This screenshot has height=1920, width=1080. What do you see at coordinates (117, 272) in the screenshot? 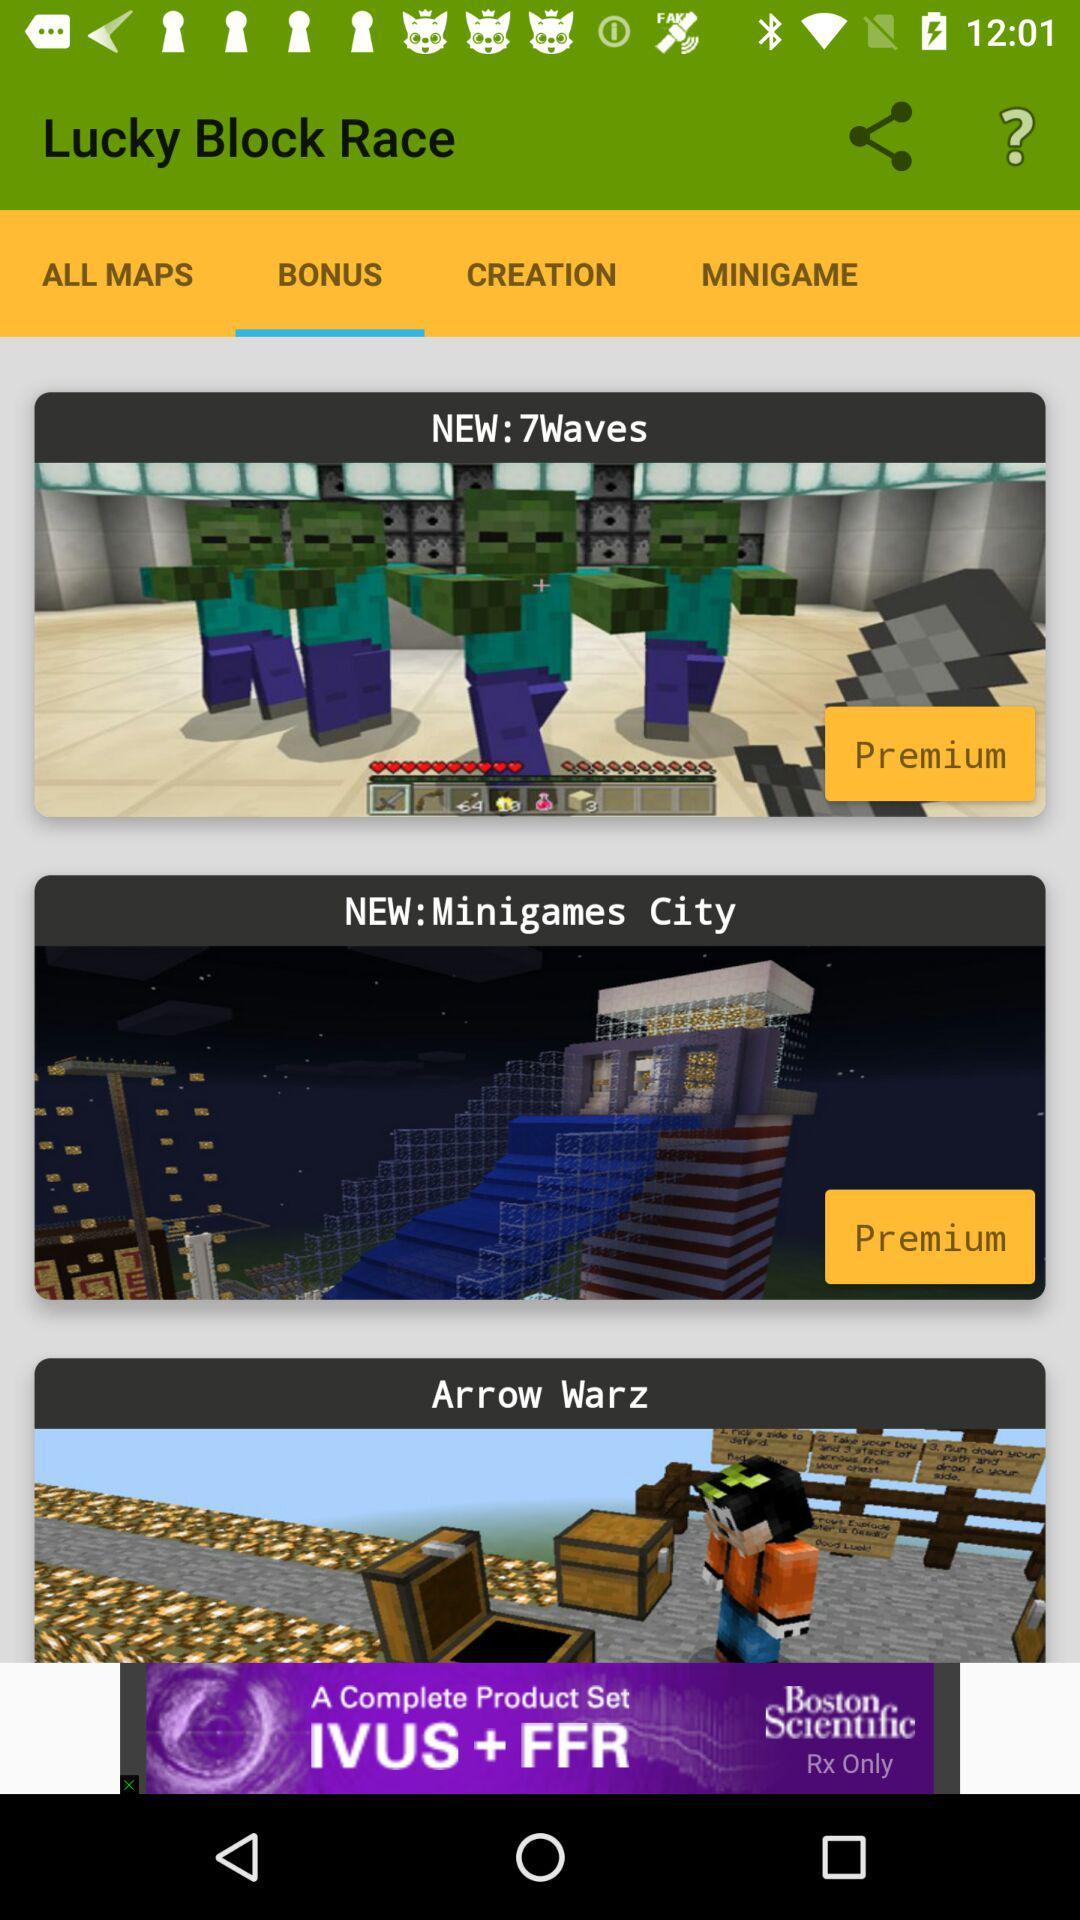
I see `item above new:7waves item` at bounding box center [117, 272].